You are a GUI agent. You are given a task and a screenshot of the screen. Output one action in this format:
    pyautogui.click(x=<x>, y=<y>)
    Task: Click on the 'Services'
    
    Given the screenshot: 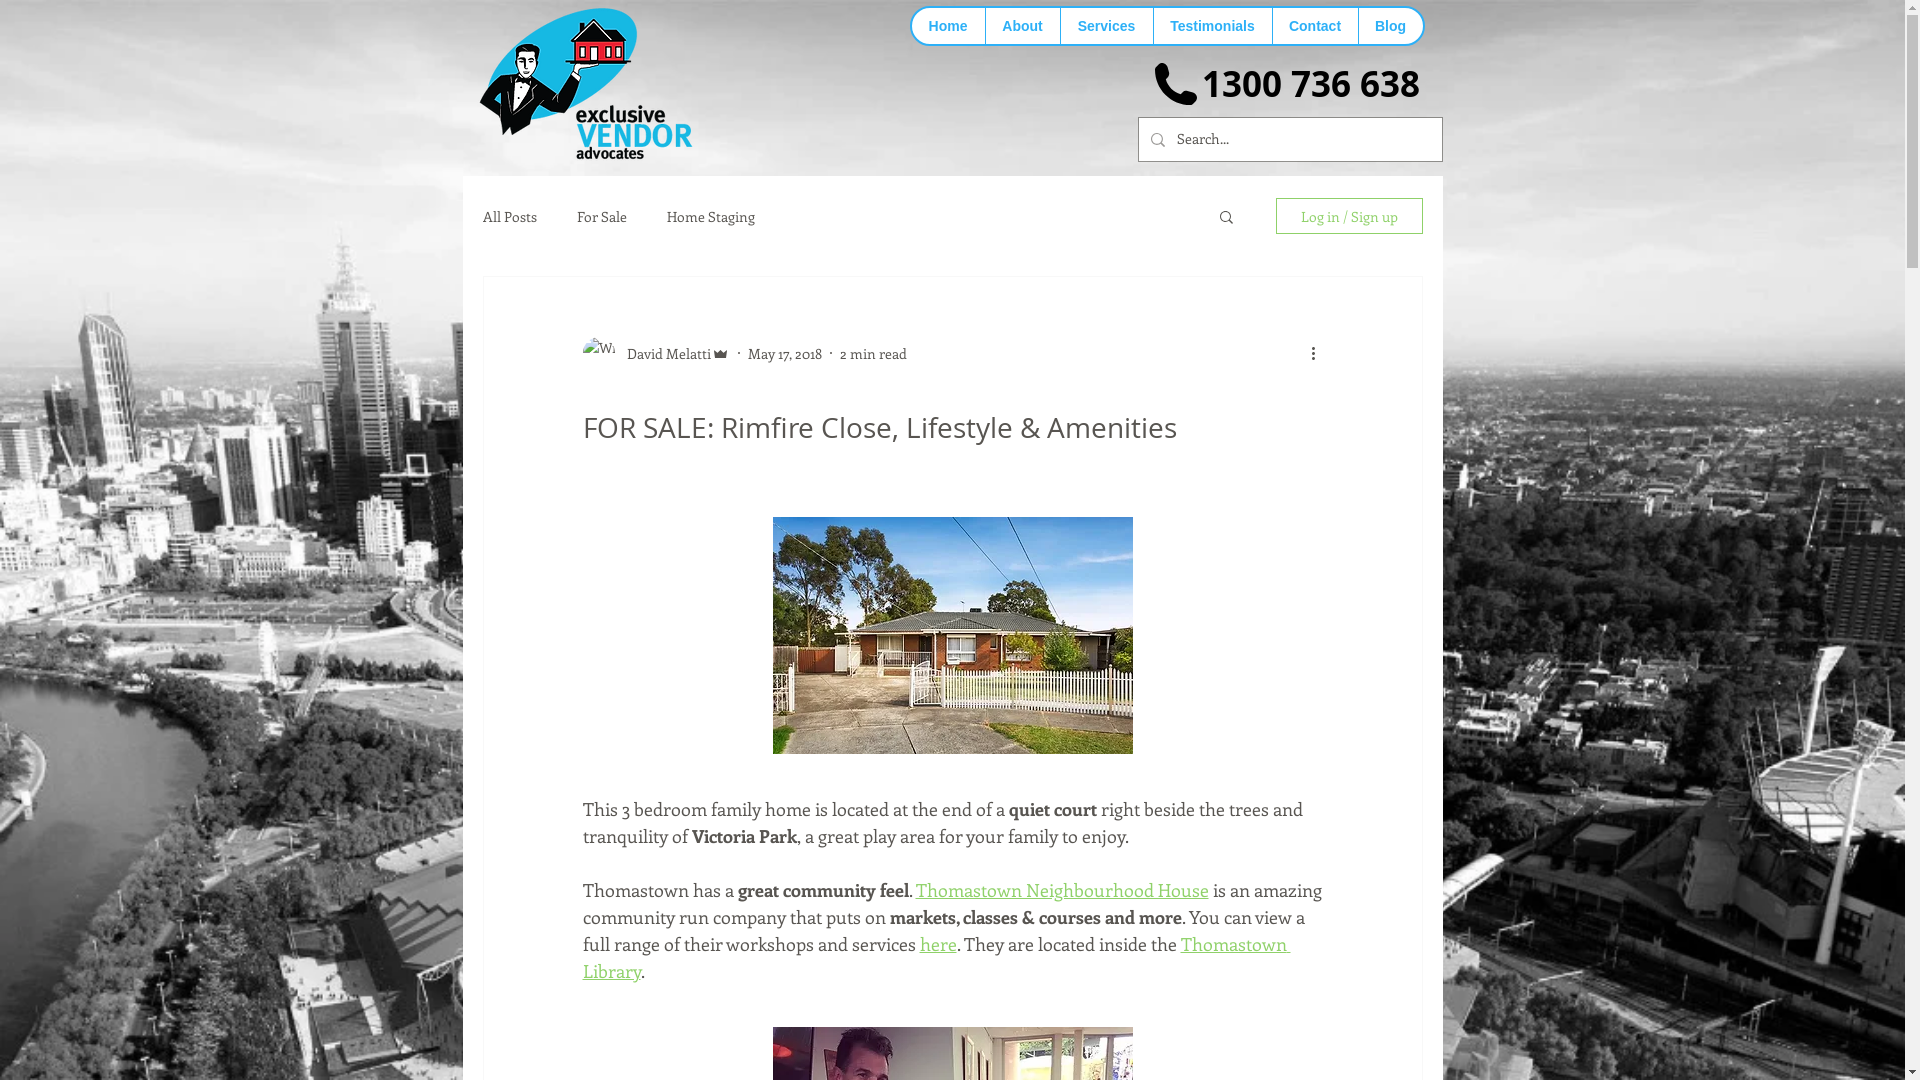 What is the action you would take?
    pyautogui.click(x=1059, y=26)
    